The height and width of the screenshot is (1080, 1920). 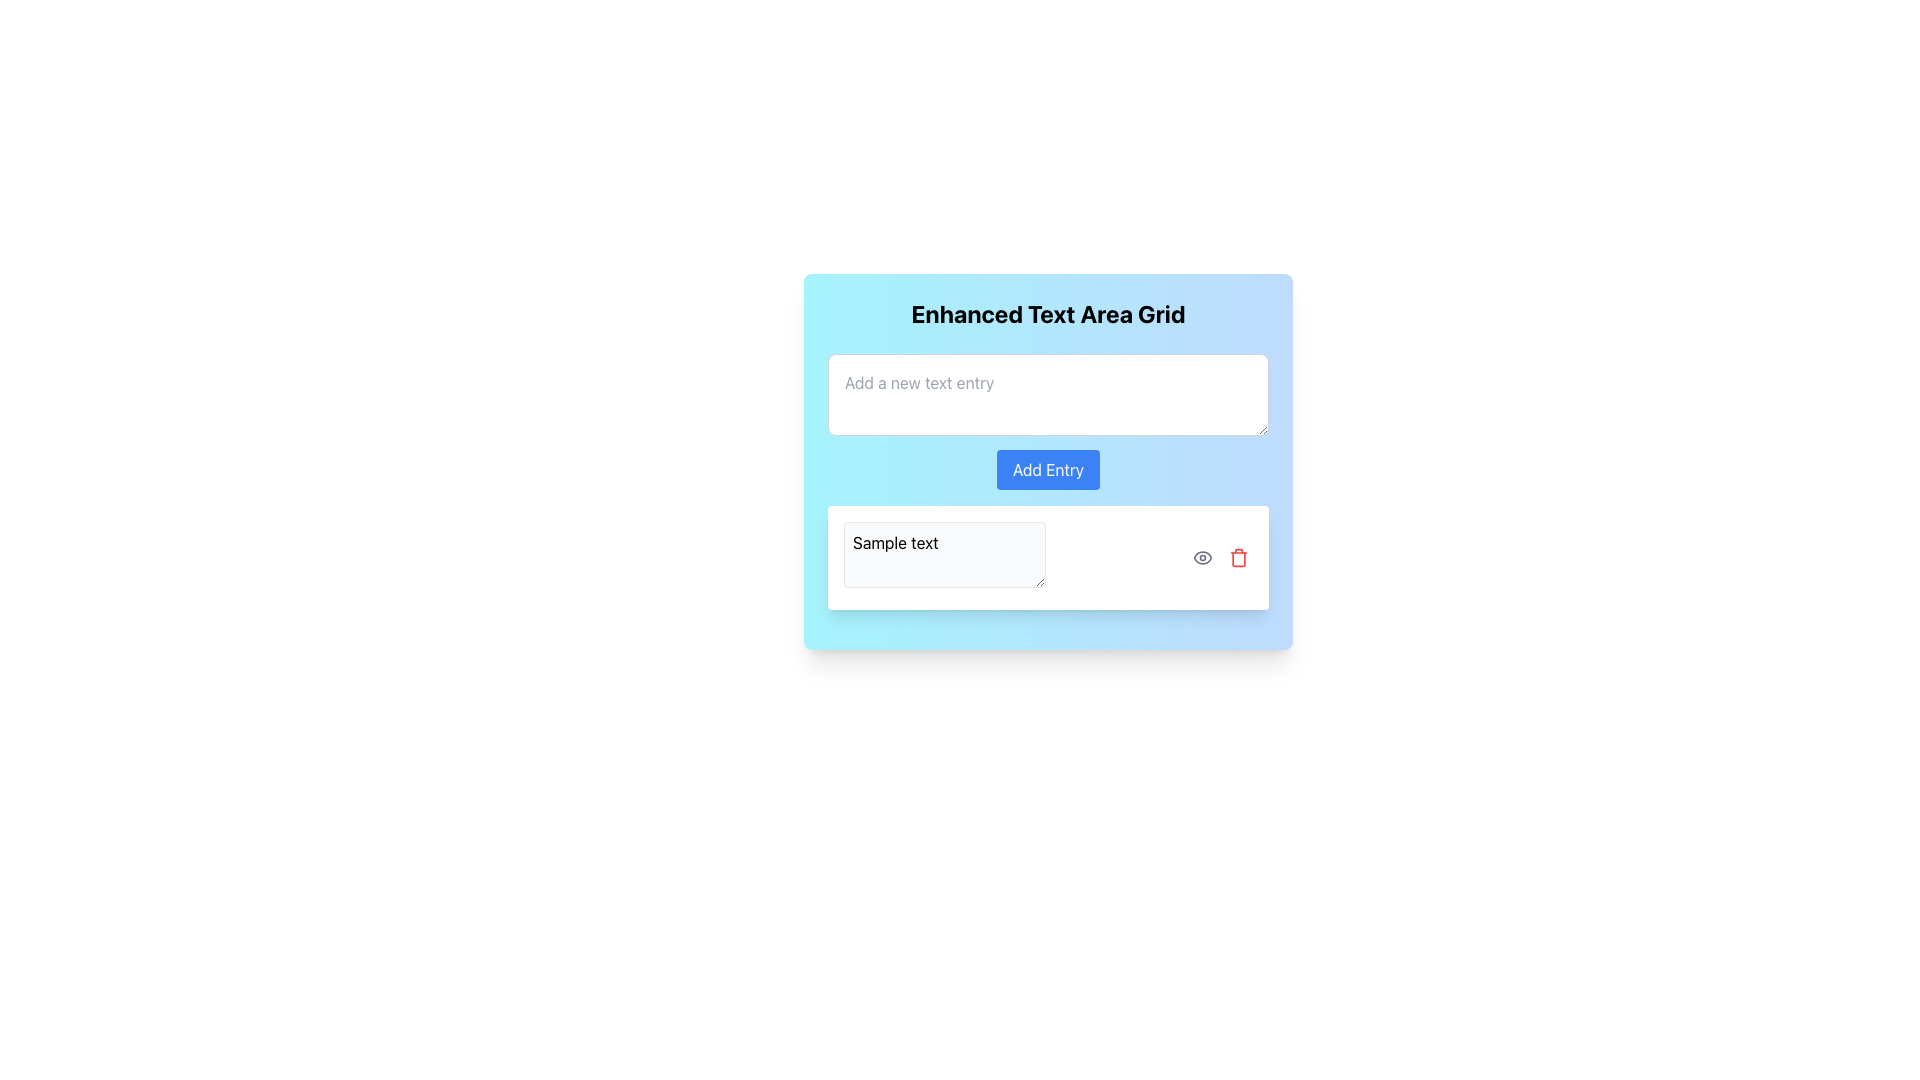 What do you see at coordinates (1237, 558) in the screenshot?
I see `the red trash can icon button located in the bottom right corner of the text entry box` at bounding box center [1237, 558].